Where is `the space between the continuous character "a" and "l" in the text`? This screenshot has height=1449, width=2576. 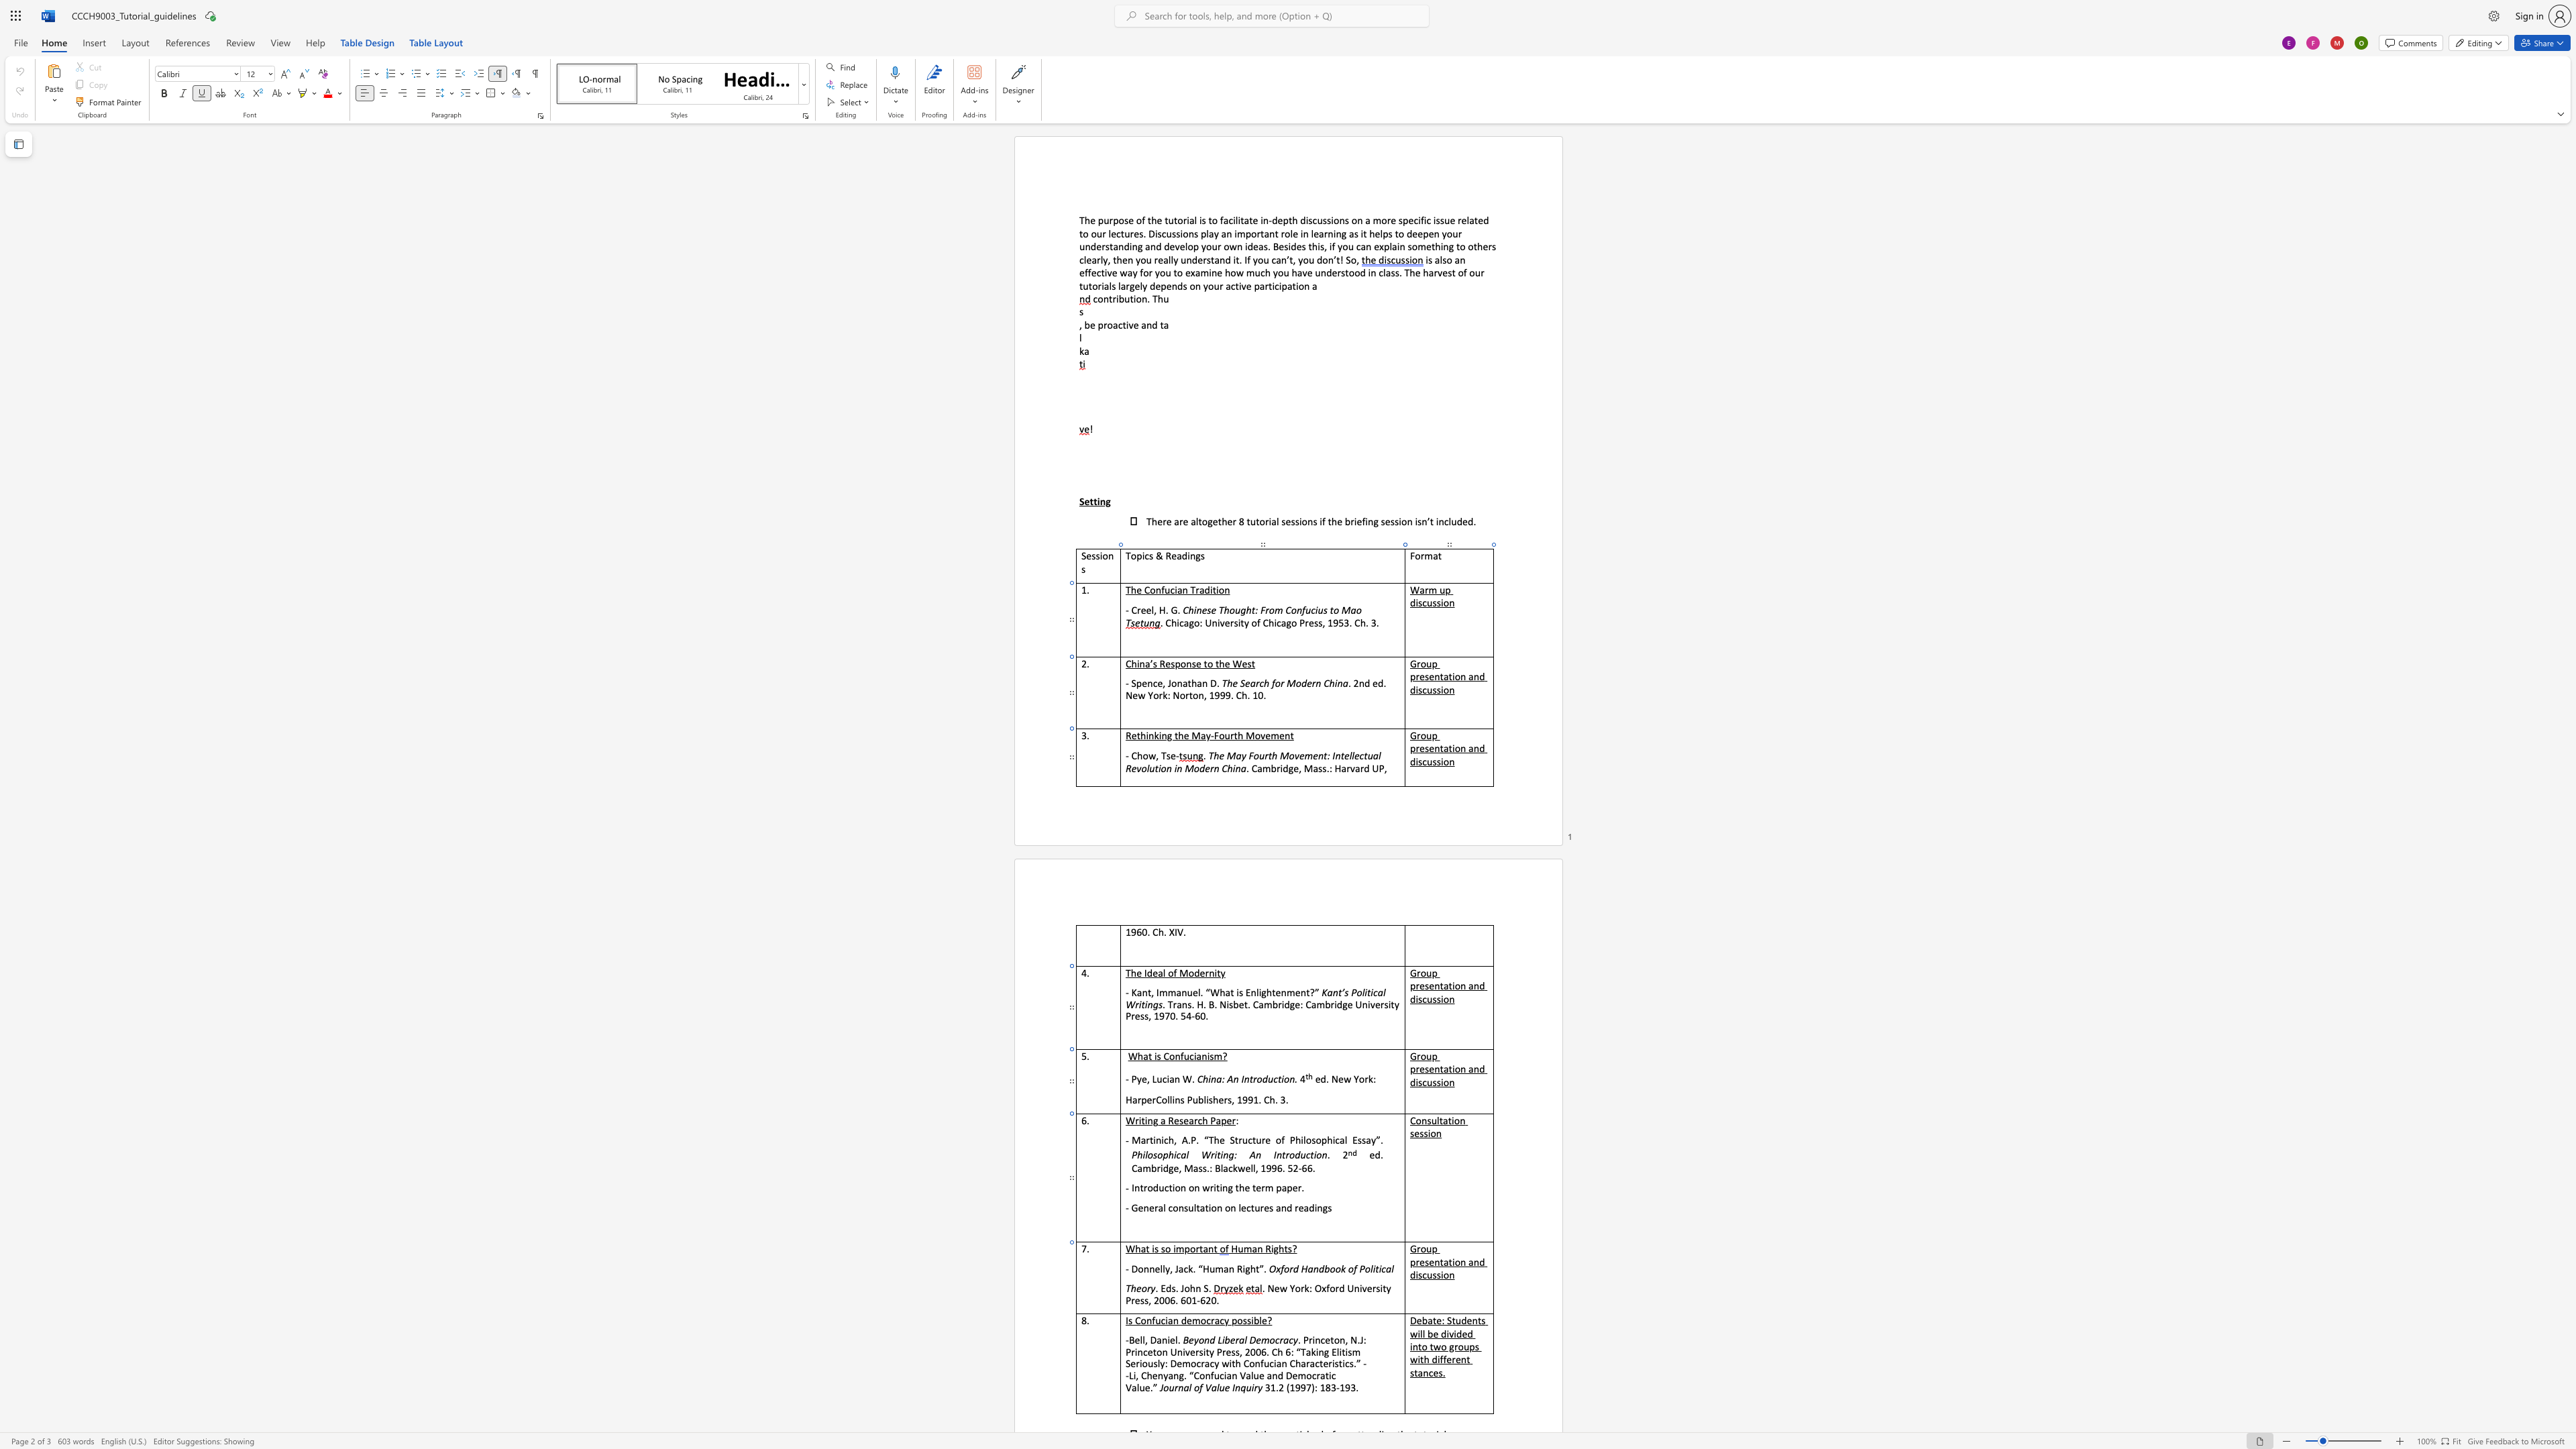
the space between the continuous character "a" and "l" in the text is located at coordinates (1342, 1138).